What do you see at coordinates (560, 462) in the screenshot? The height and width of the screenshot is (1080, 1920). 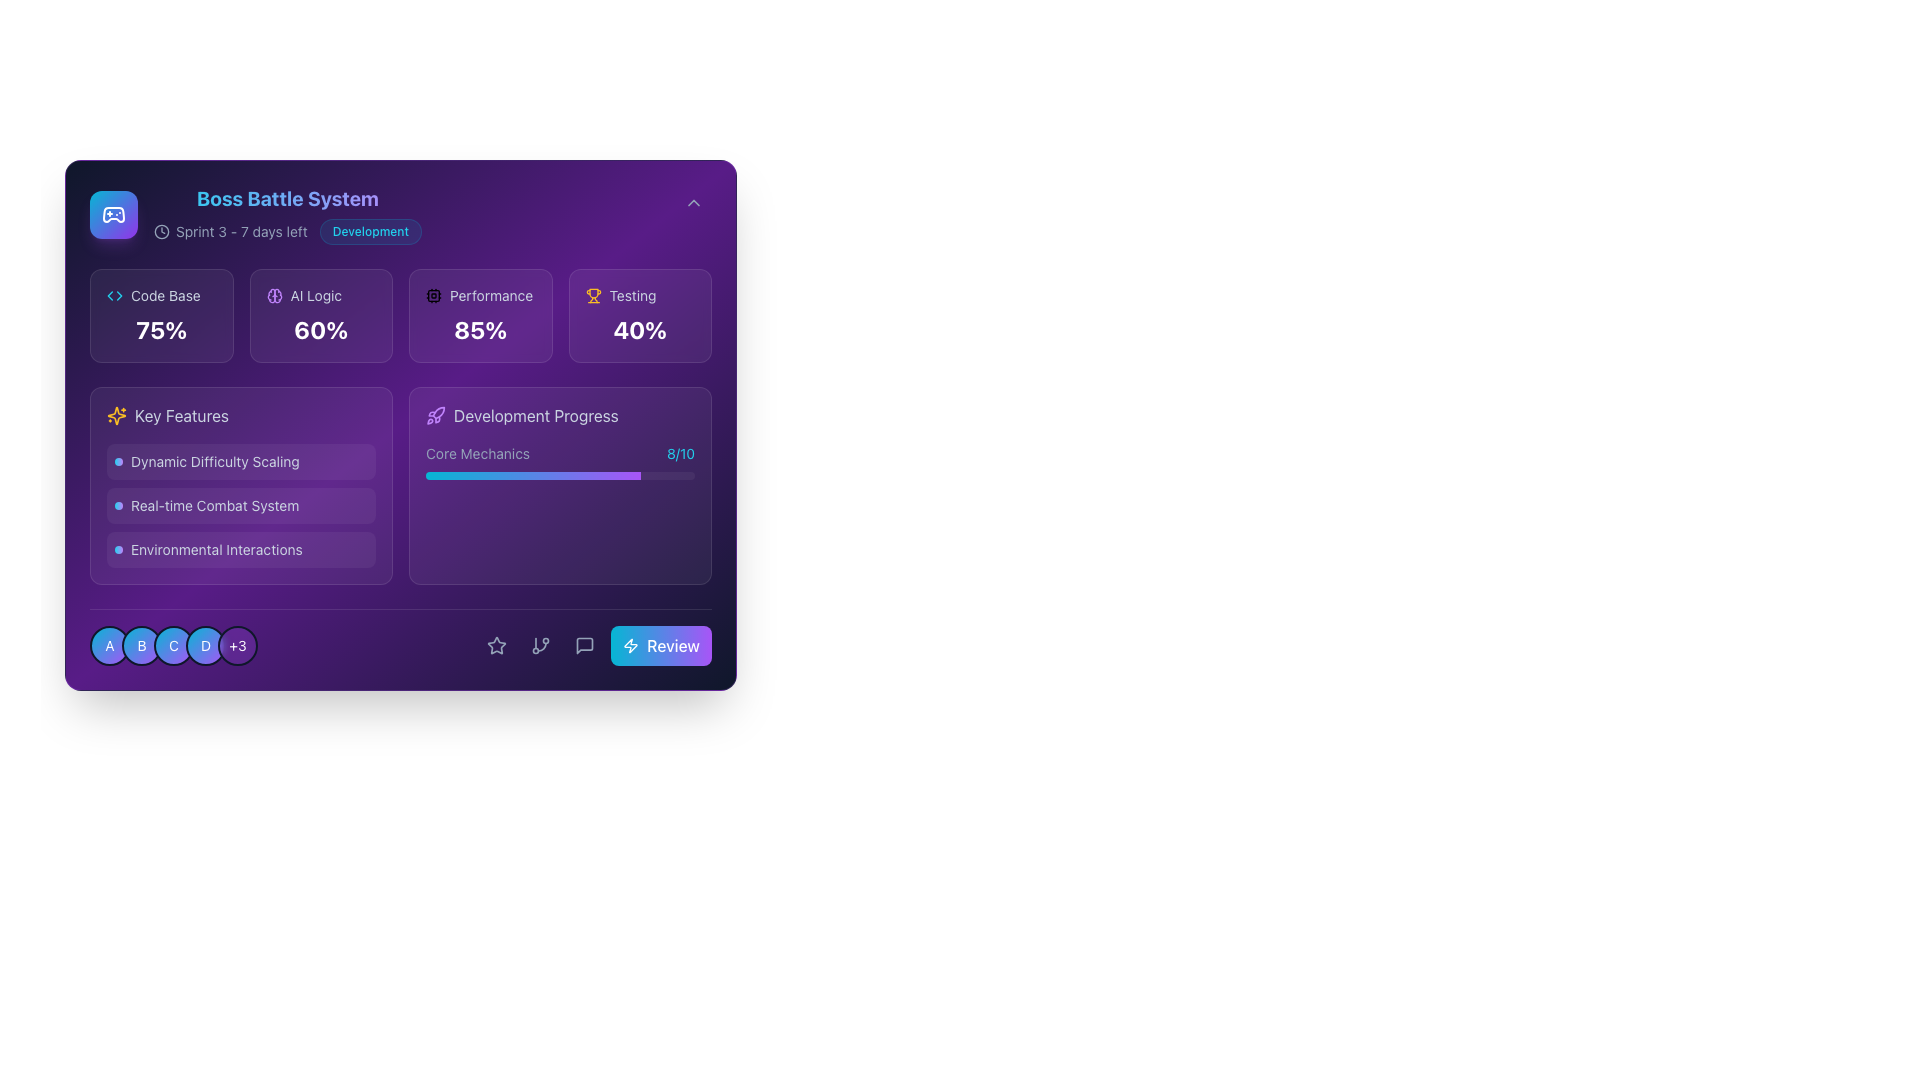 I see `the Progress indicator labeled 'Core Mechanics' with the score '8/10' and a gradient progress bar from cyan to purple, located in the 'Development Progress' section` at bounding box center [560, 462].